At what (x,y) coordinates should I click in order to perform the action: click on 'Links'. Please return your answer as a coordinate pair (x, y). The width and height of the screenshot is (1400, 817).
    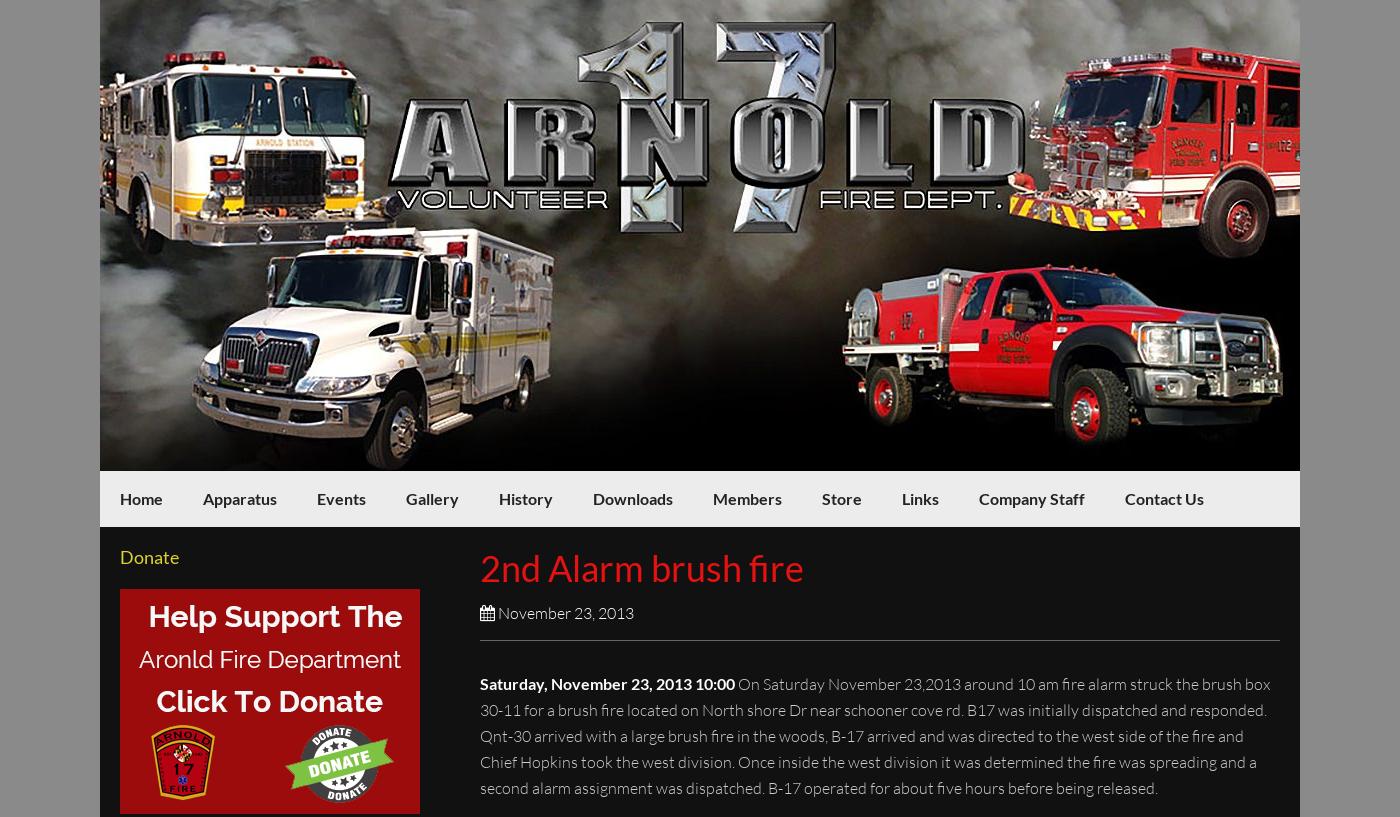
    Looking at the image, I should click on (901, 497).